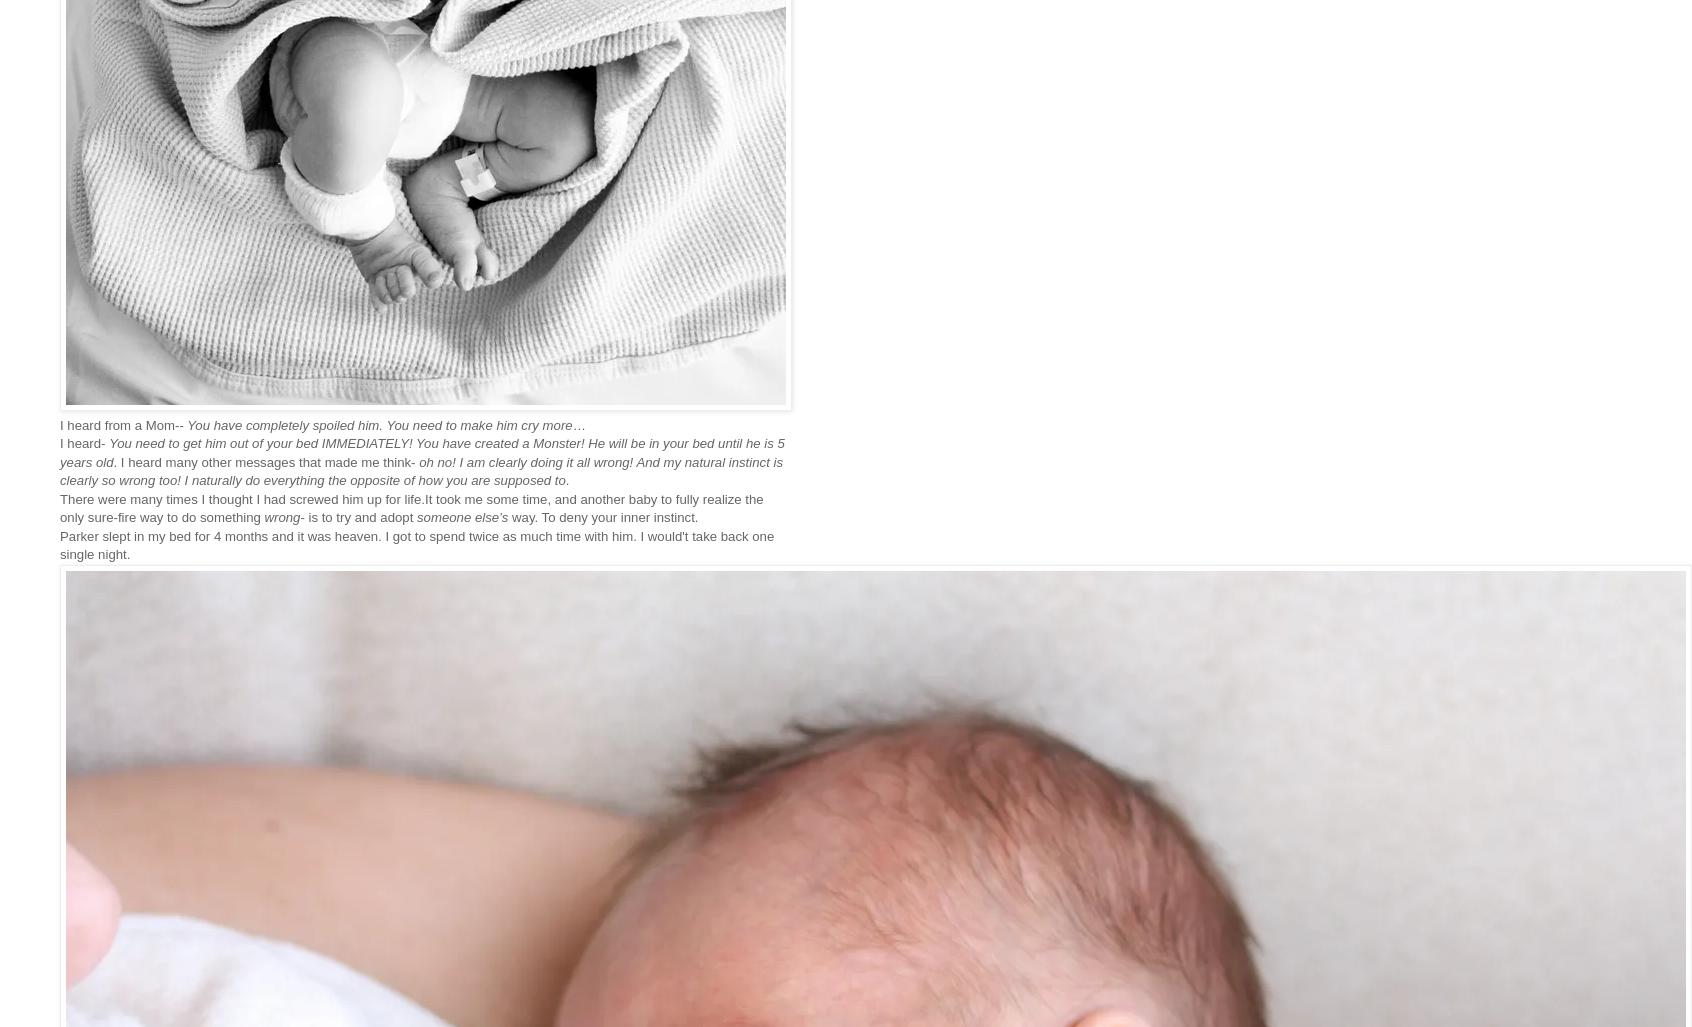 This screenshot has width=1692, height=1027. Describe the element at coordinates (84, 442) in the screenshot. I see `'I heard-'` at that location.